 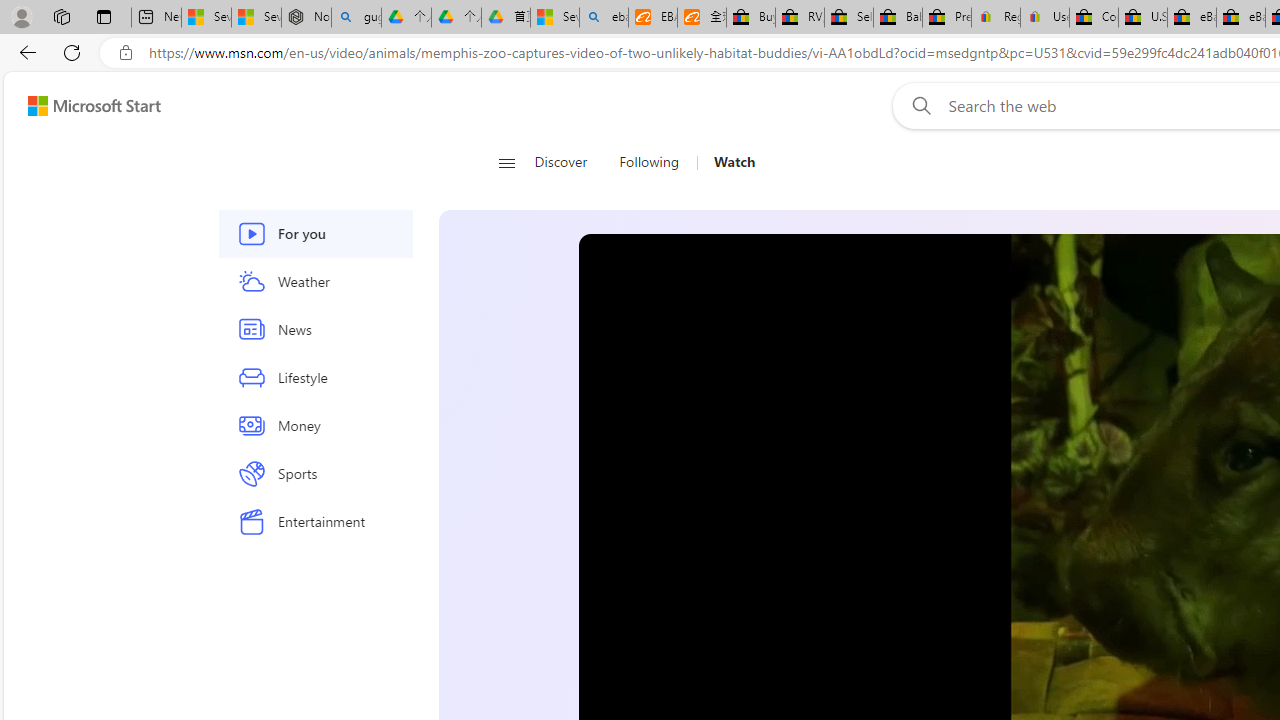 I want to click on 'U.S. State Privacy Disclosures - eBay Inc.', so click(x=1143, y=17).